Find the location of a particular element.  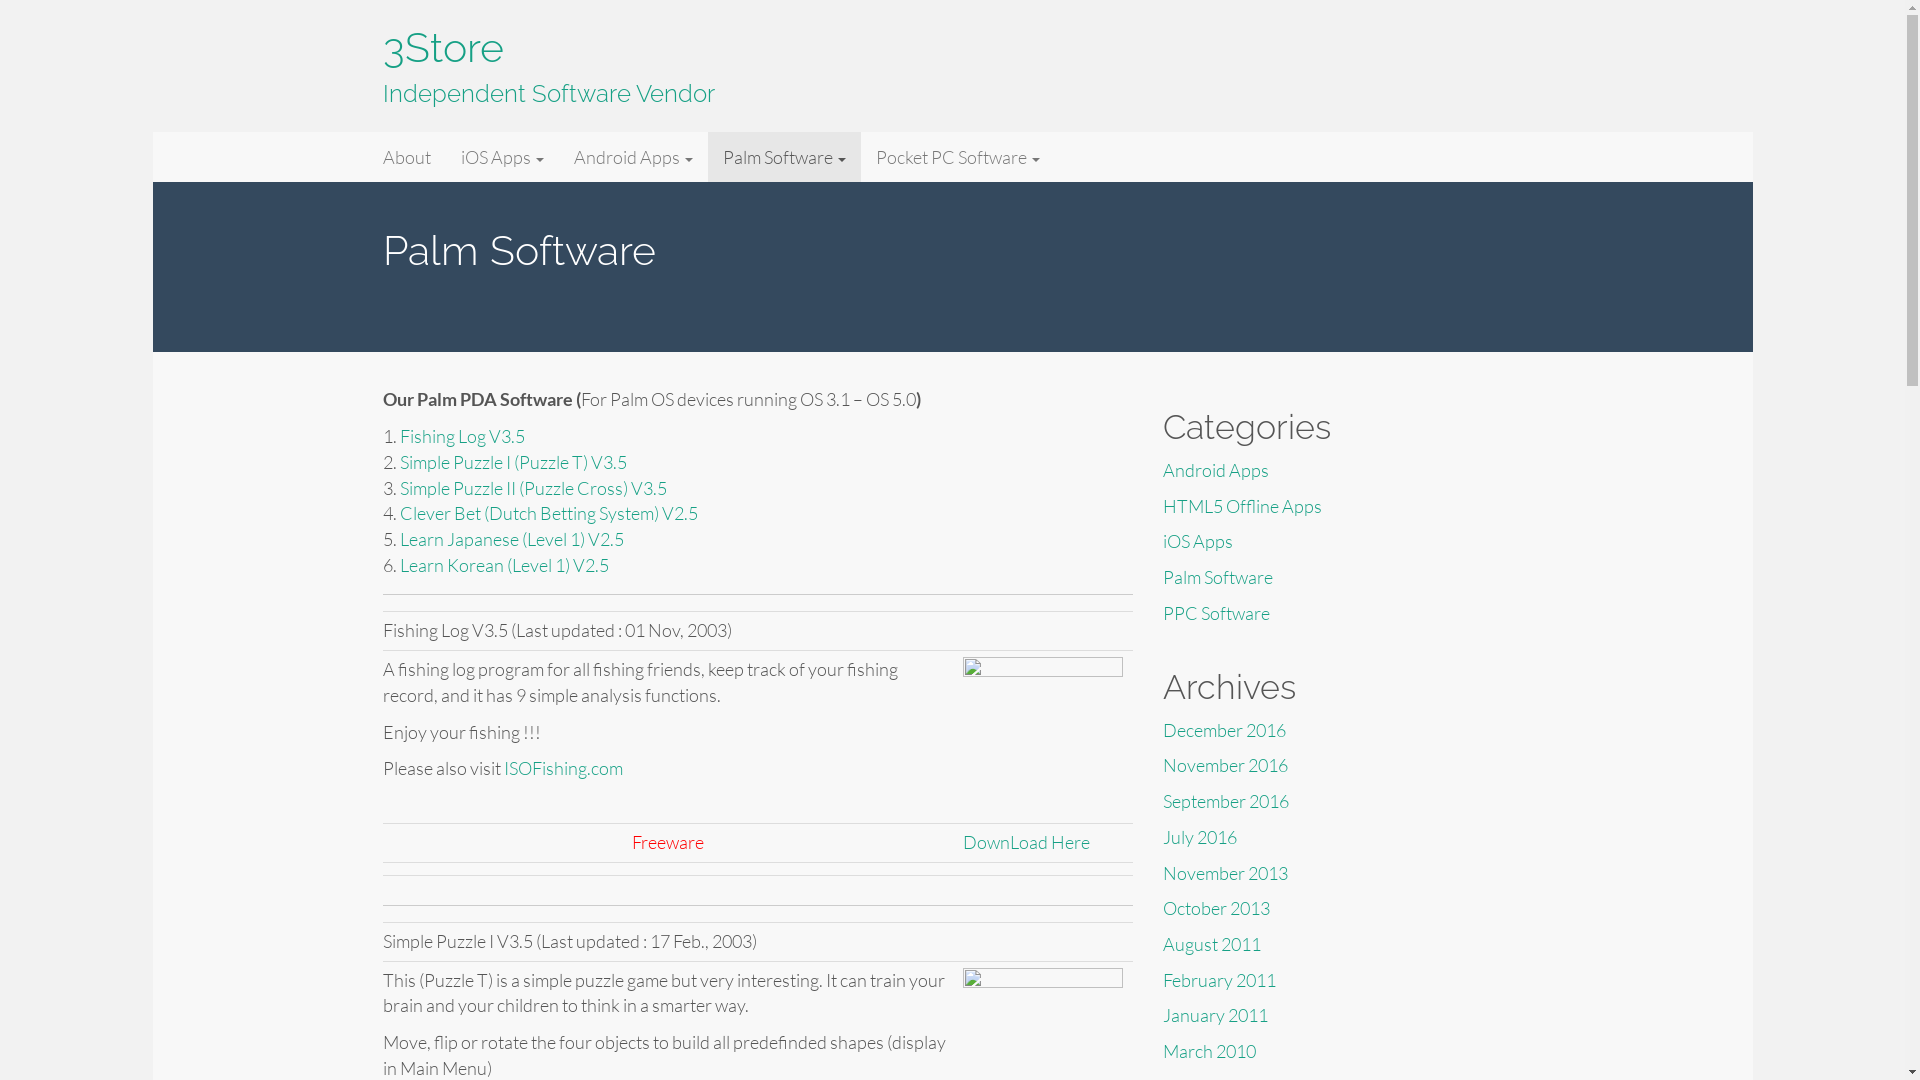

'PPC Software' is located at coordinates (1214, 612).